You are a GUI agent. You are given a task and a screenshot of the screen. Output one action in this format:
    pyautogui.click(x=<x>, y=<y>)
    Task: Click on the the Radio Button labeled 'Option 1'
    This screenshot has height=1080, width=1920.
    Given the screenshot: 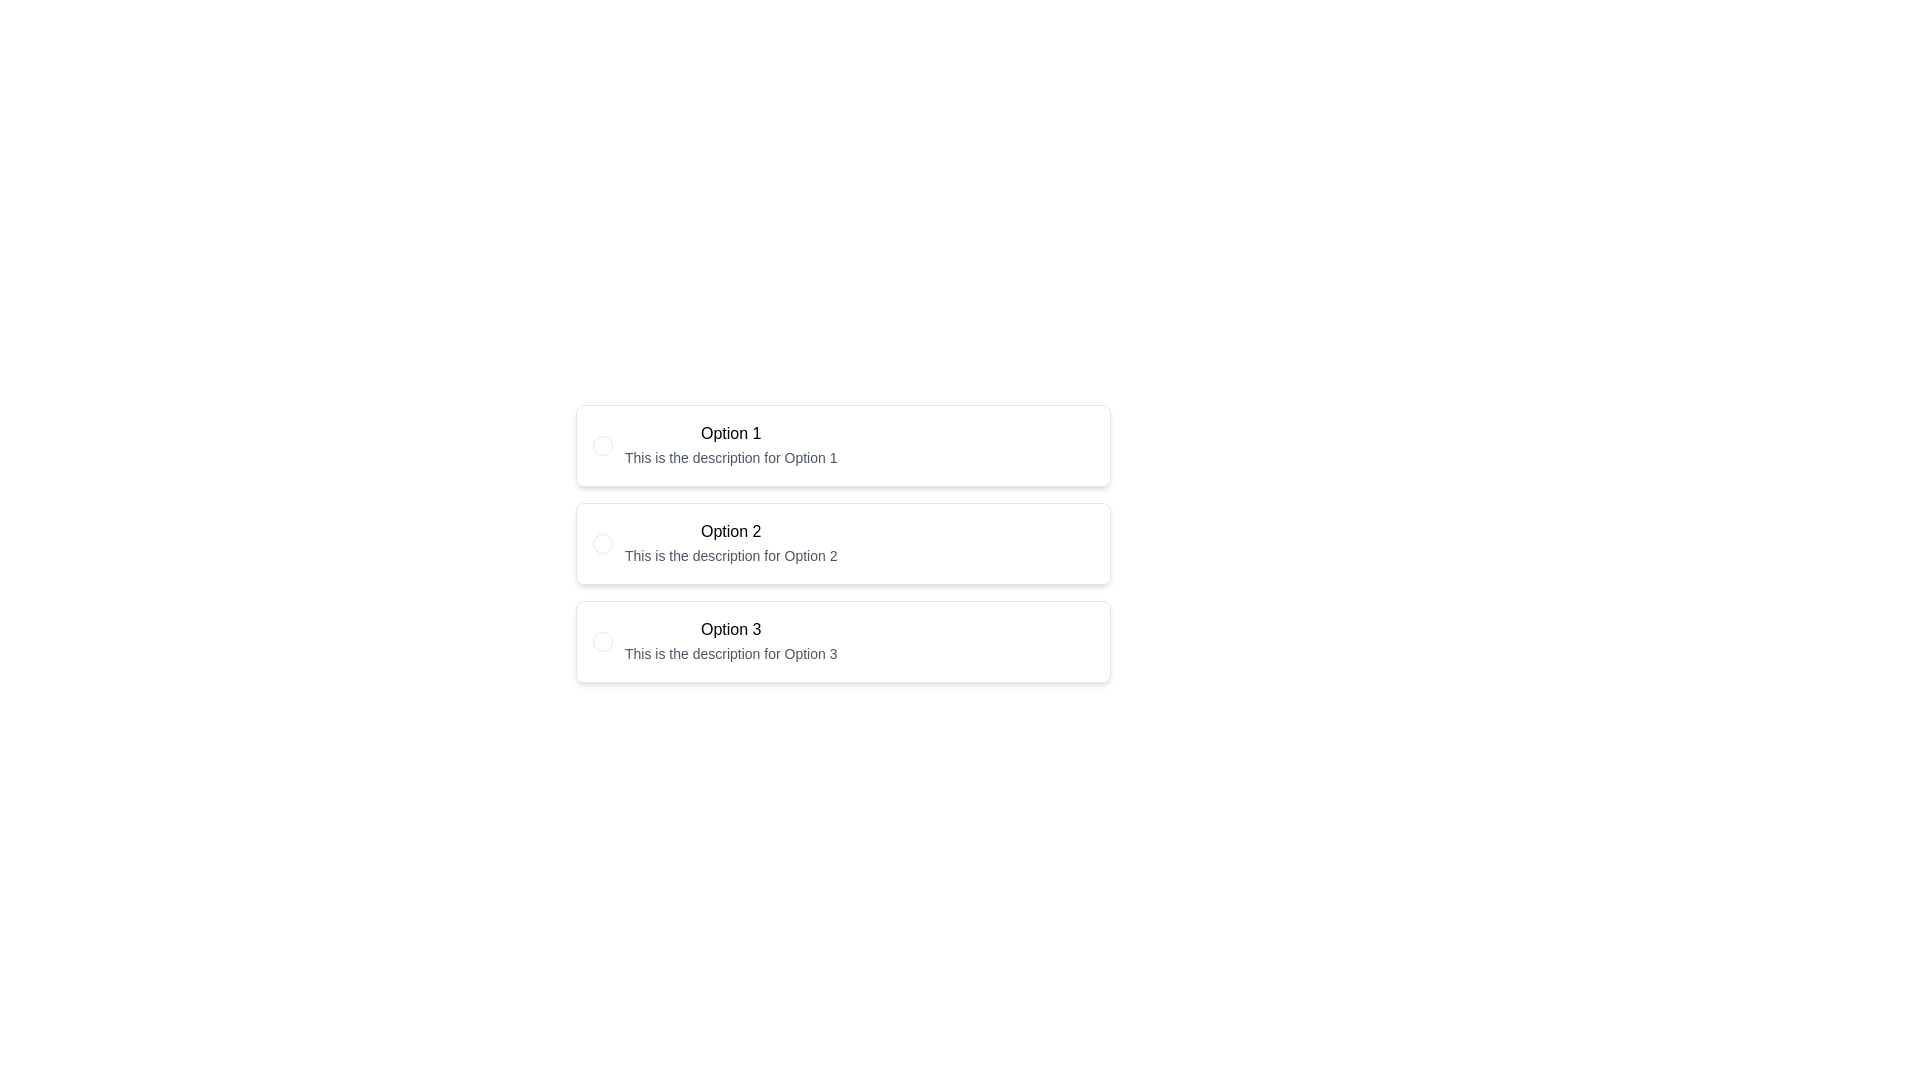 What is the action you would take?
    pyautogui.click(x=602, y=445)
    